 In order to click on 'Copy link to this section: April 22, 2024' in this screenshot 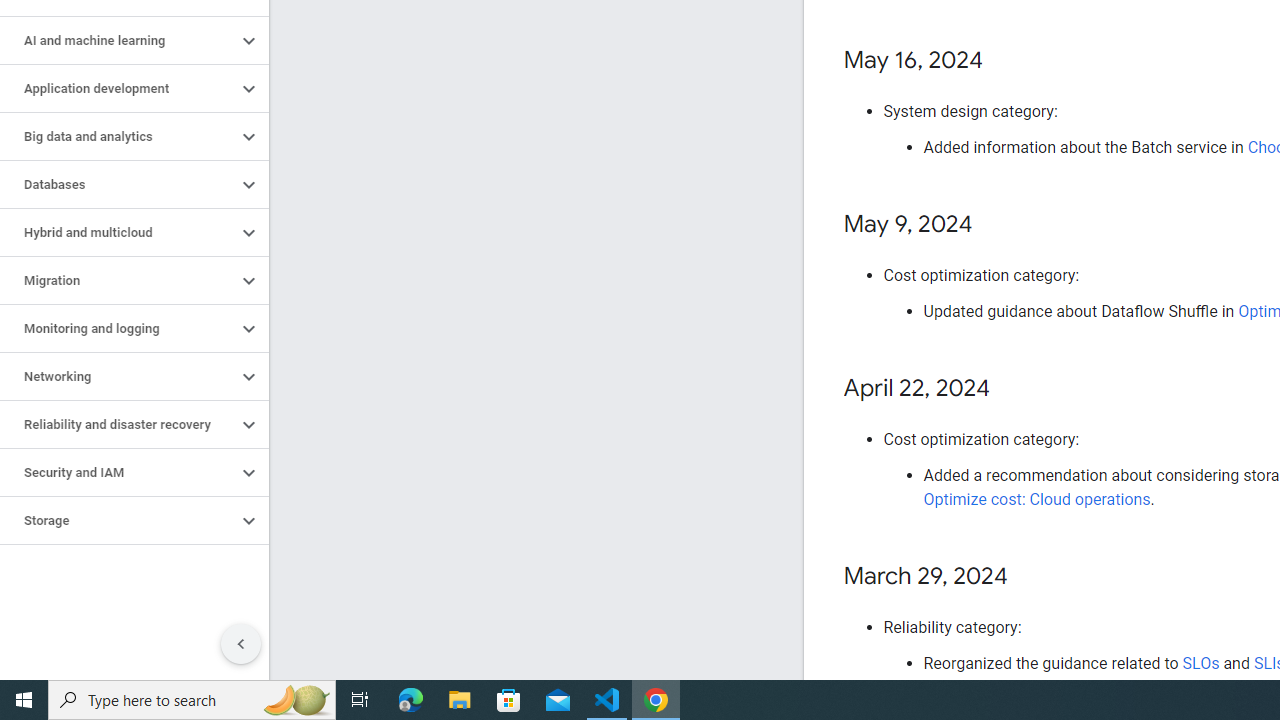, I will do `click(1009, 389)`.